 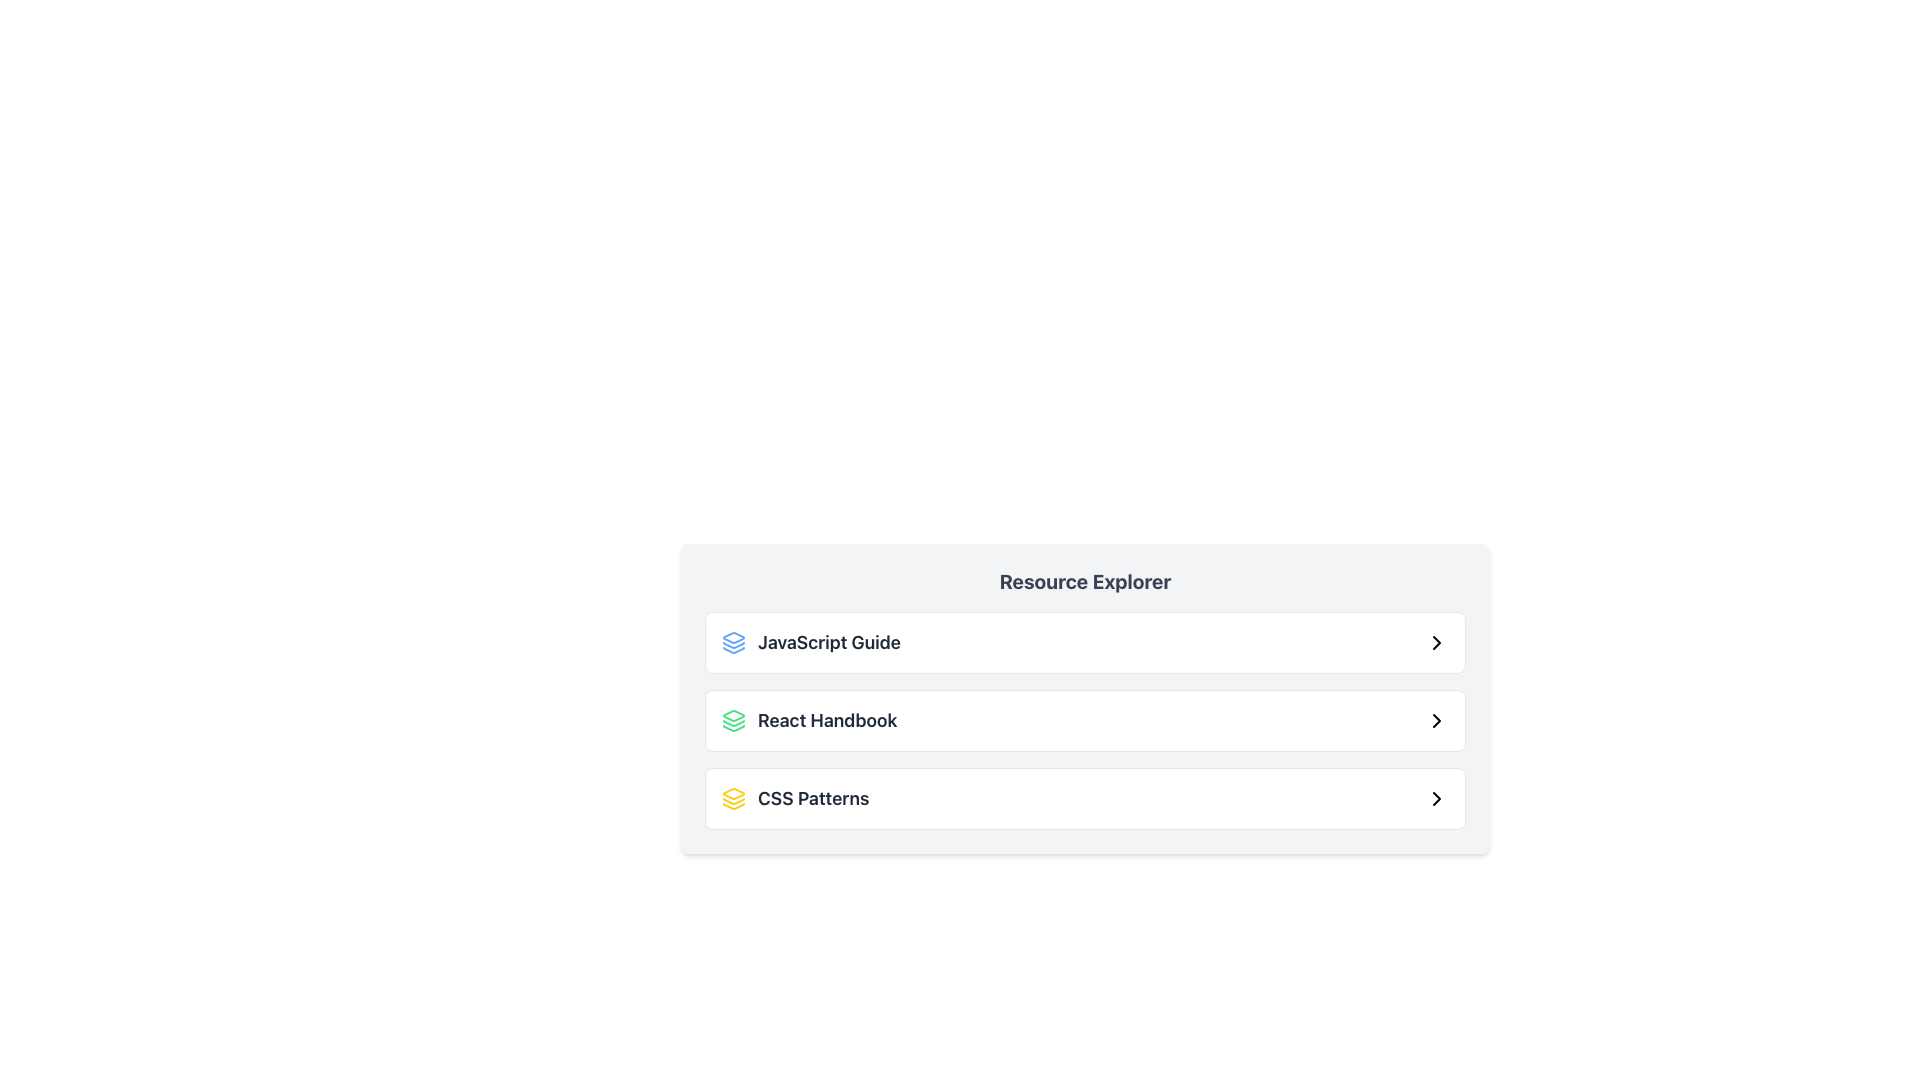 I want to click on the yellow icon representing overlapping layers, which is located in the bottom entry of the 'Resource Explorer' list, to the left of the text 'CSS Patterns', so click(x=733, y=797).